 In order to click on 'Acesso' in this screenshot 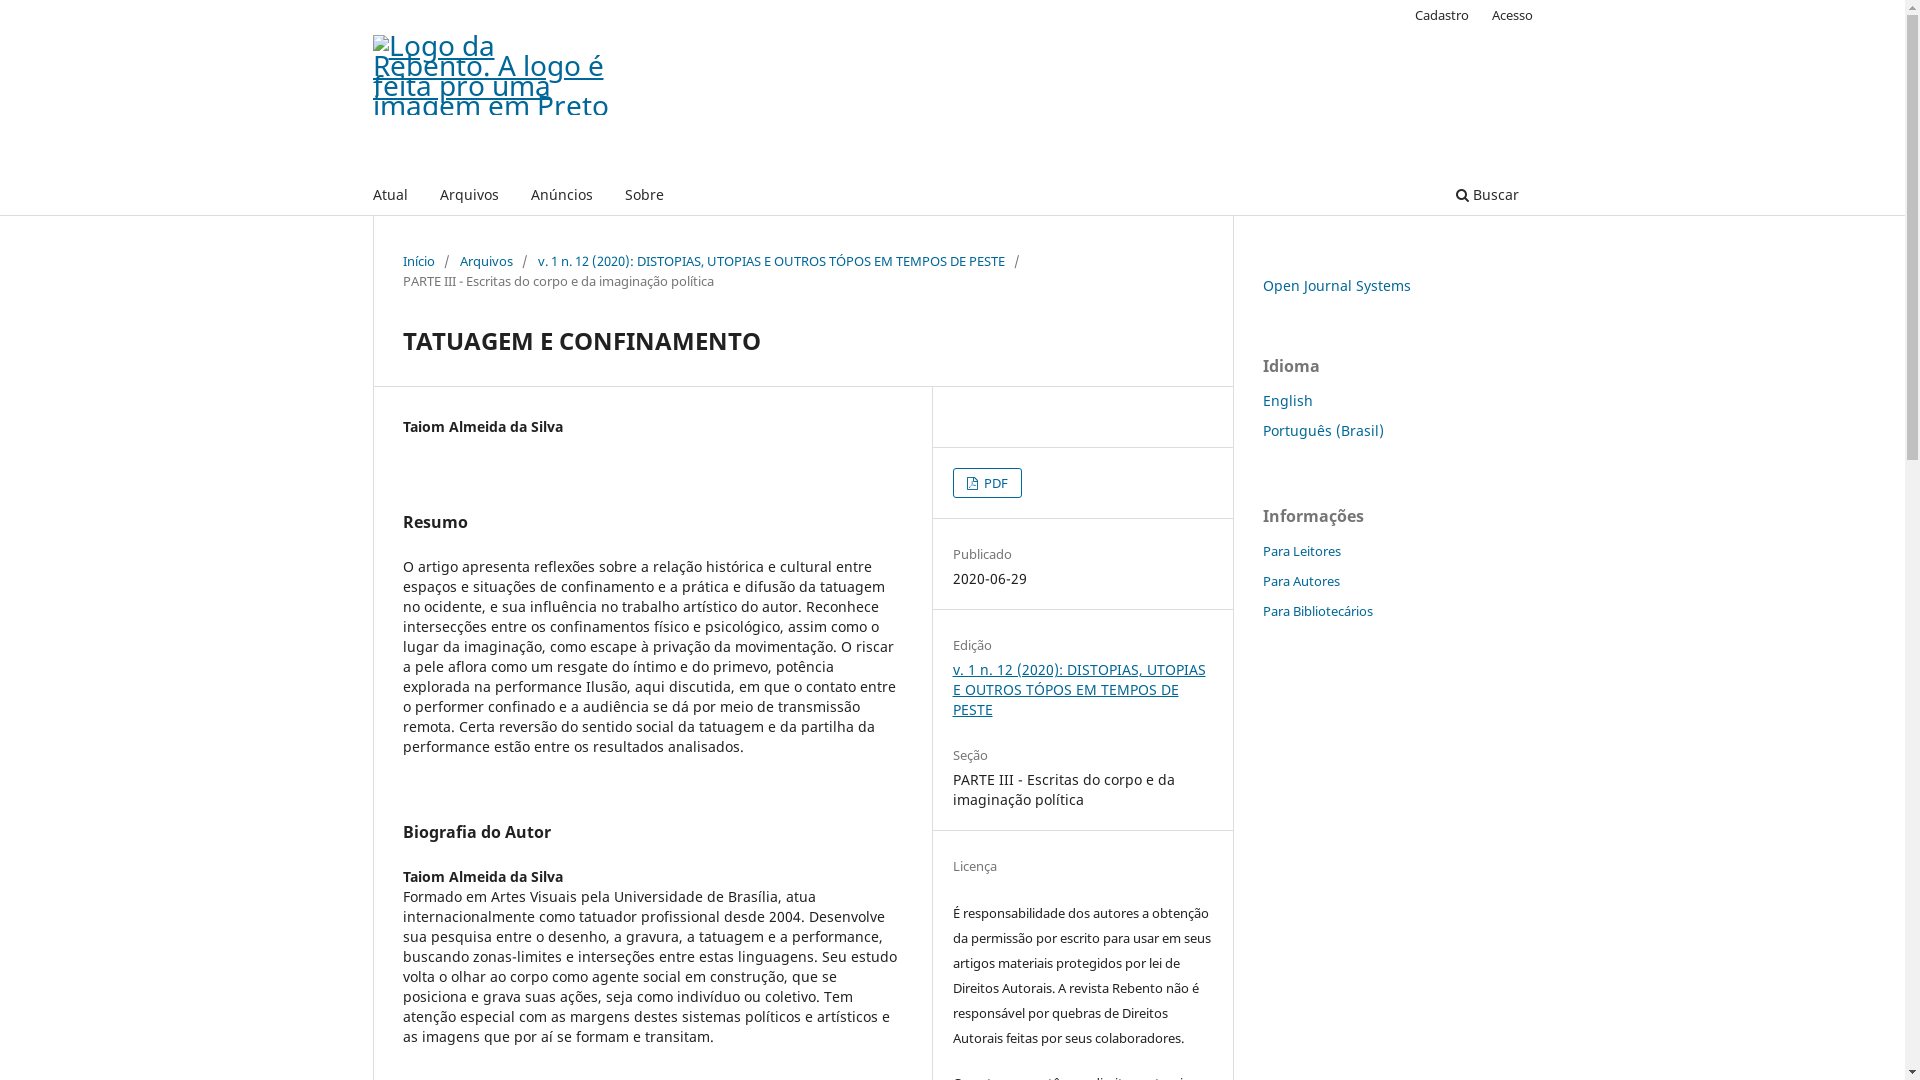, I will do `click(1482, 15)`.